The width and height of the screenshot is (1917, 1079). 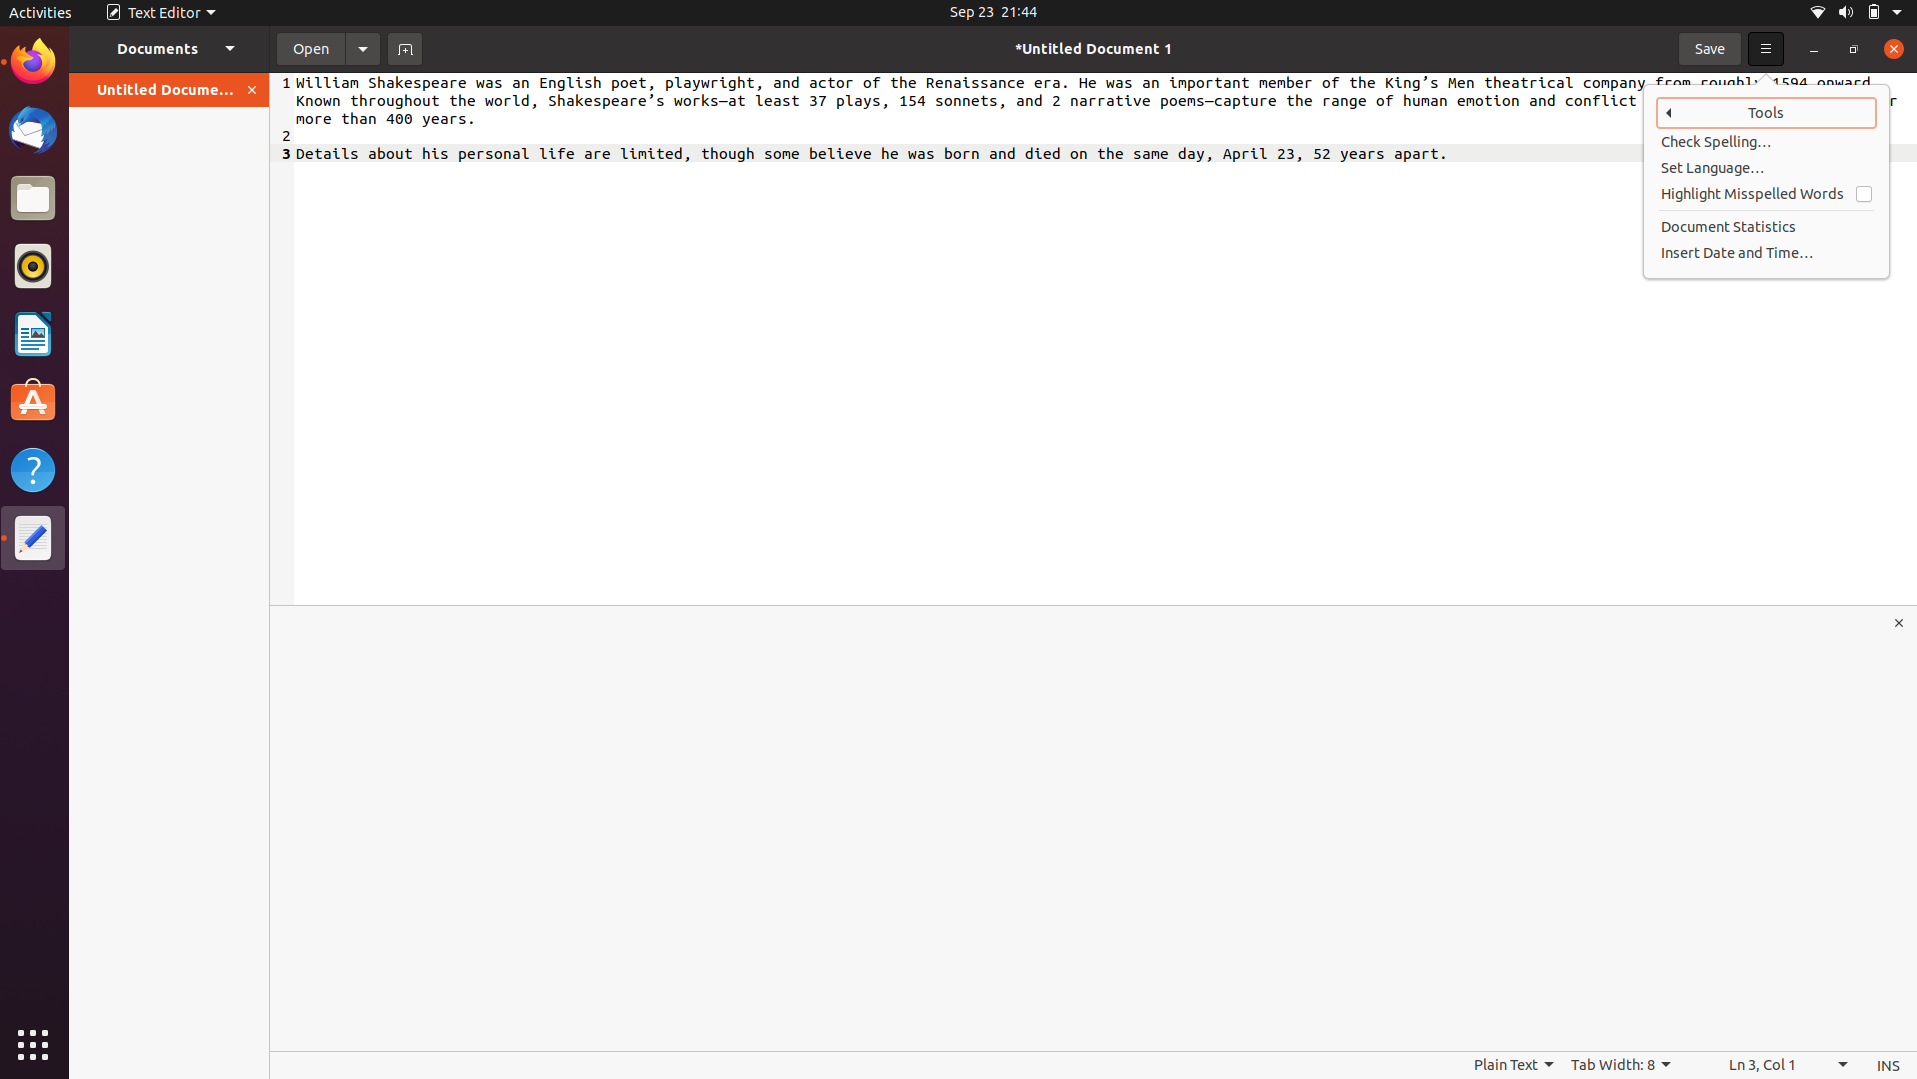 What do you see at coordinates (1767, 142) in the screenshot?
I see `Verify spelling accuracy in the document` at bounding box center [1767, 142].